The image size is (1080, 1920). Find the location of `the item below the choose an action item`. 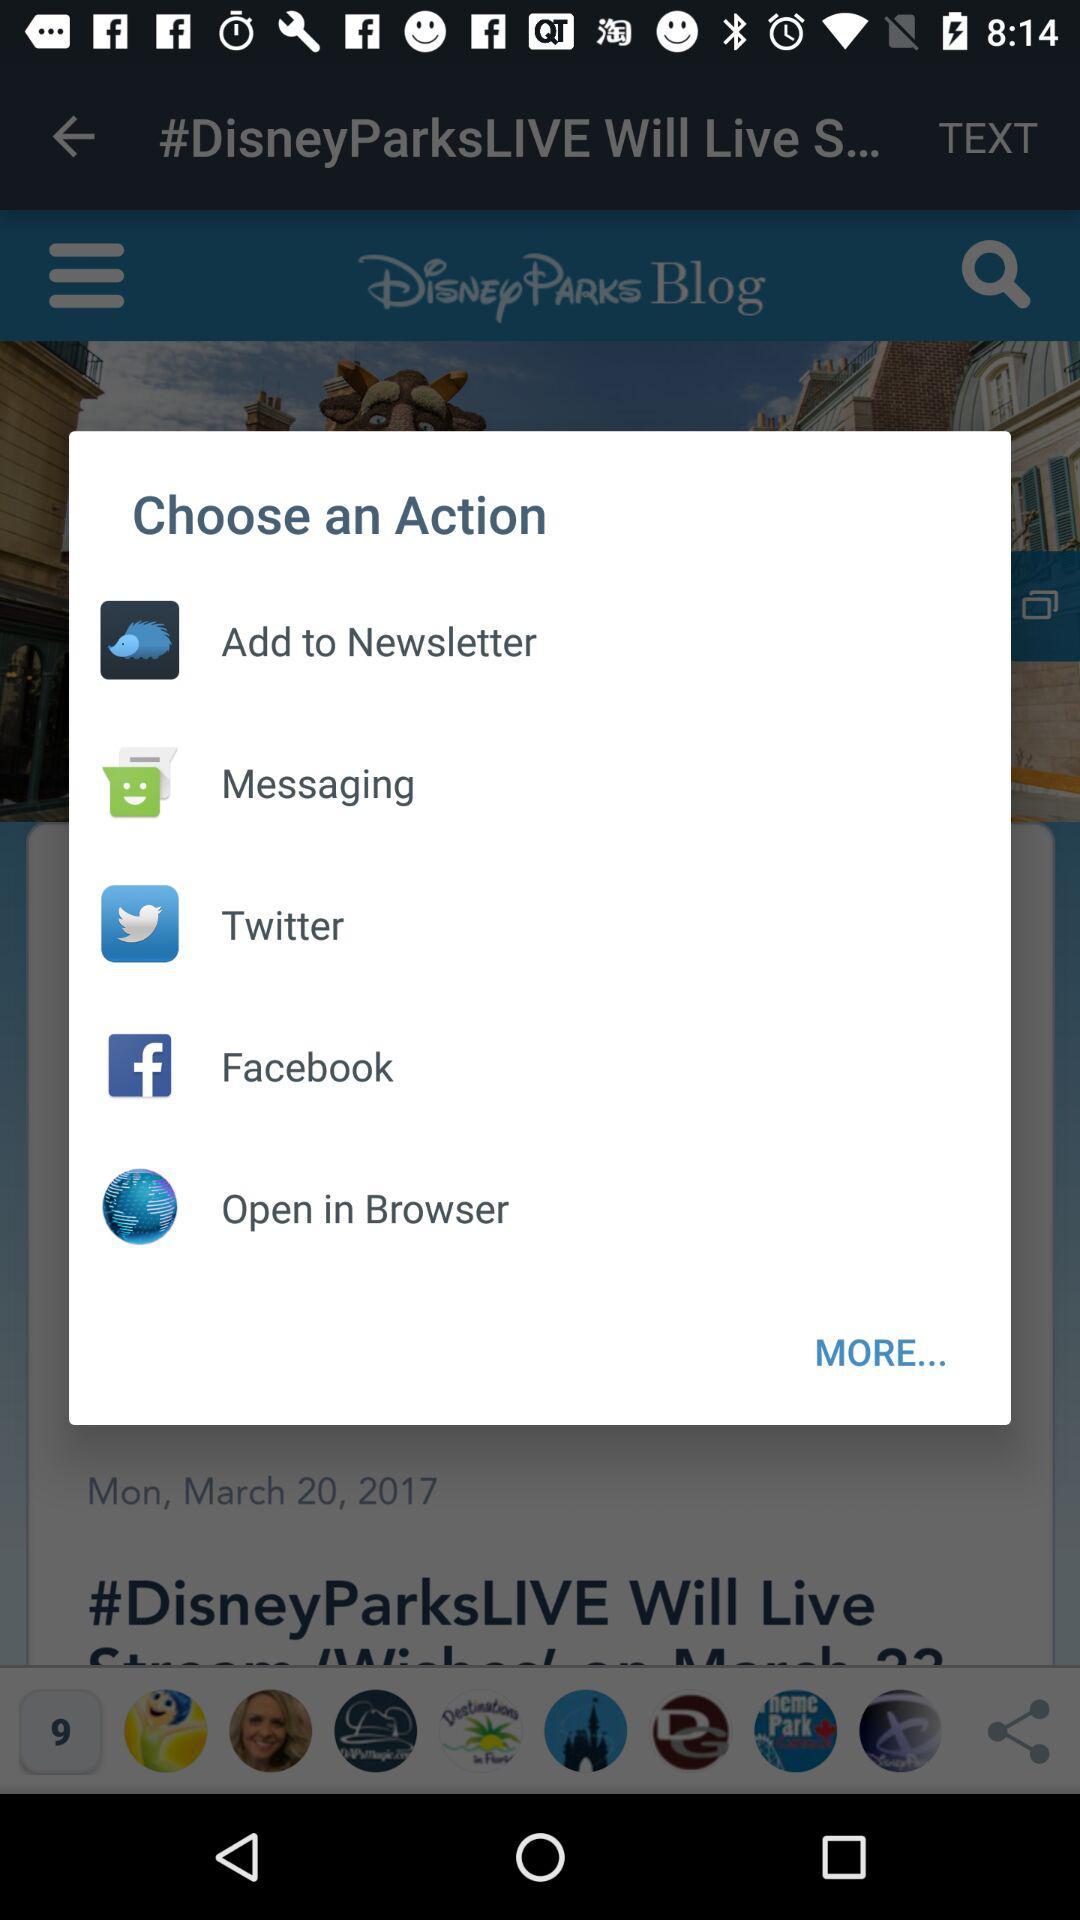

the item below the choose an action item is located at coordinates (880, 1351).